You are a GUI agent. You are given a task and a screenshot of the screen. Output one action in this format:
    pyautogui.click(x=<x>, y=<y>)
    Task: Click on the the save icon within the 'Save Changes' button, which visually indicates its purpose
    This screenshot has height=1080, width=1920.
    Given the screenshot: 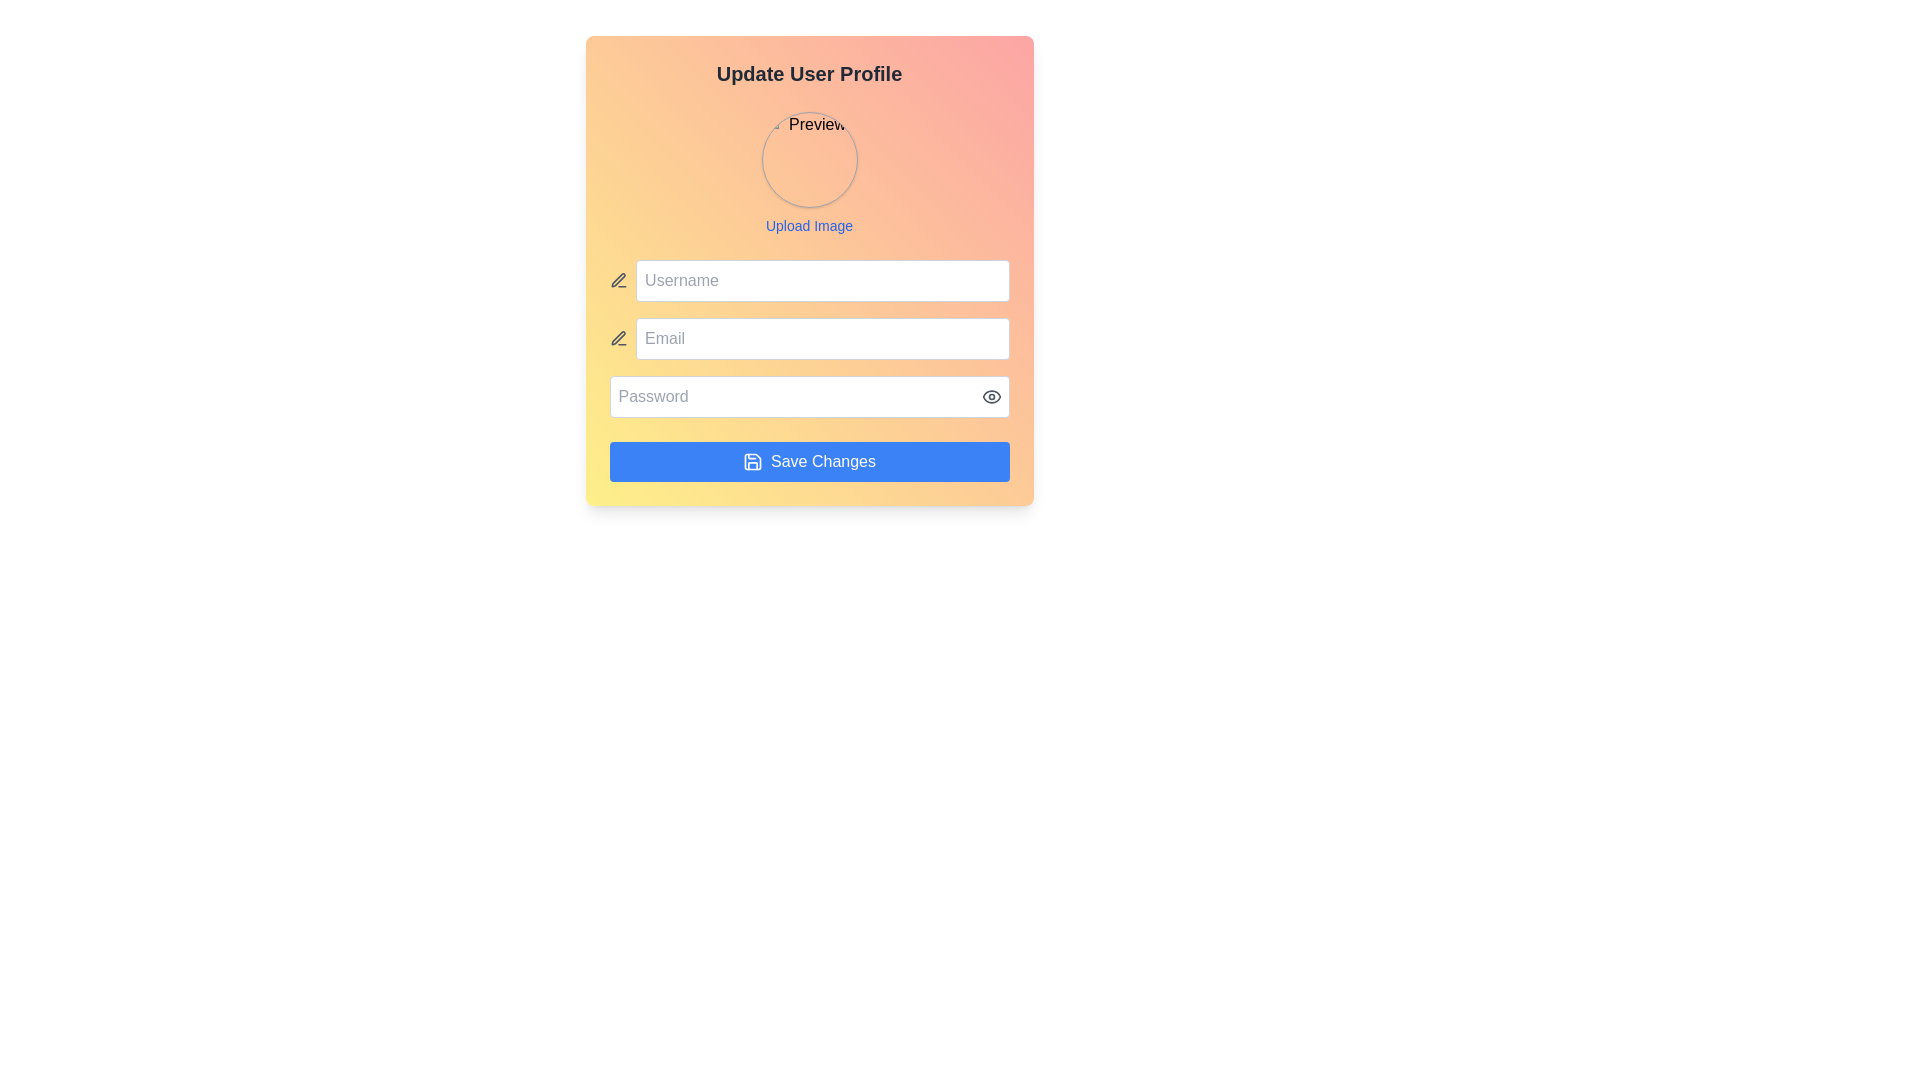 What is the action you would take?
    pyautogui.click(x=752, y=462)
    